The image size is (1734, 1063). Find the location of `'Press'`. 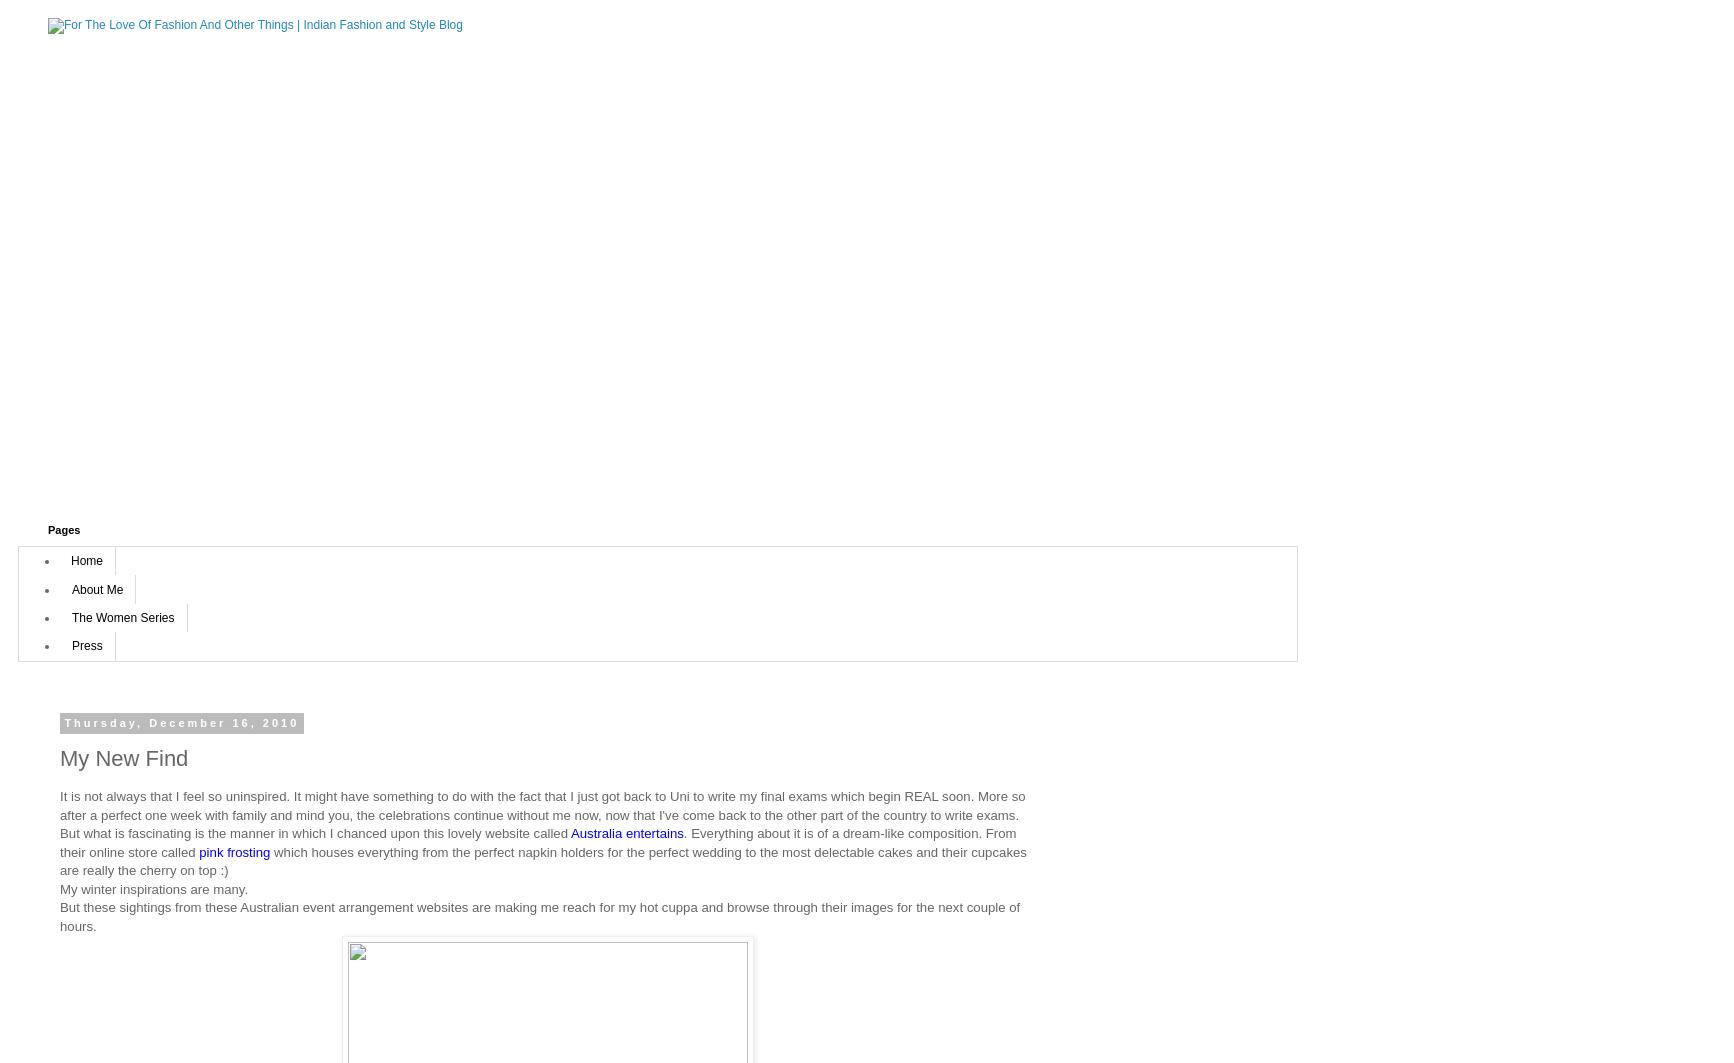

'Press' is located at coordinates (71, 644).